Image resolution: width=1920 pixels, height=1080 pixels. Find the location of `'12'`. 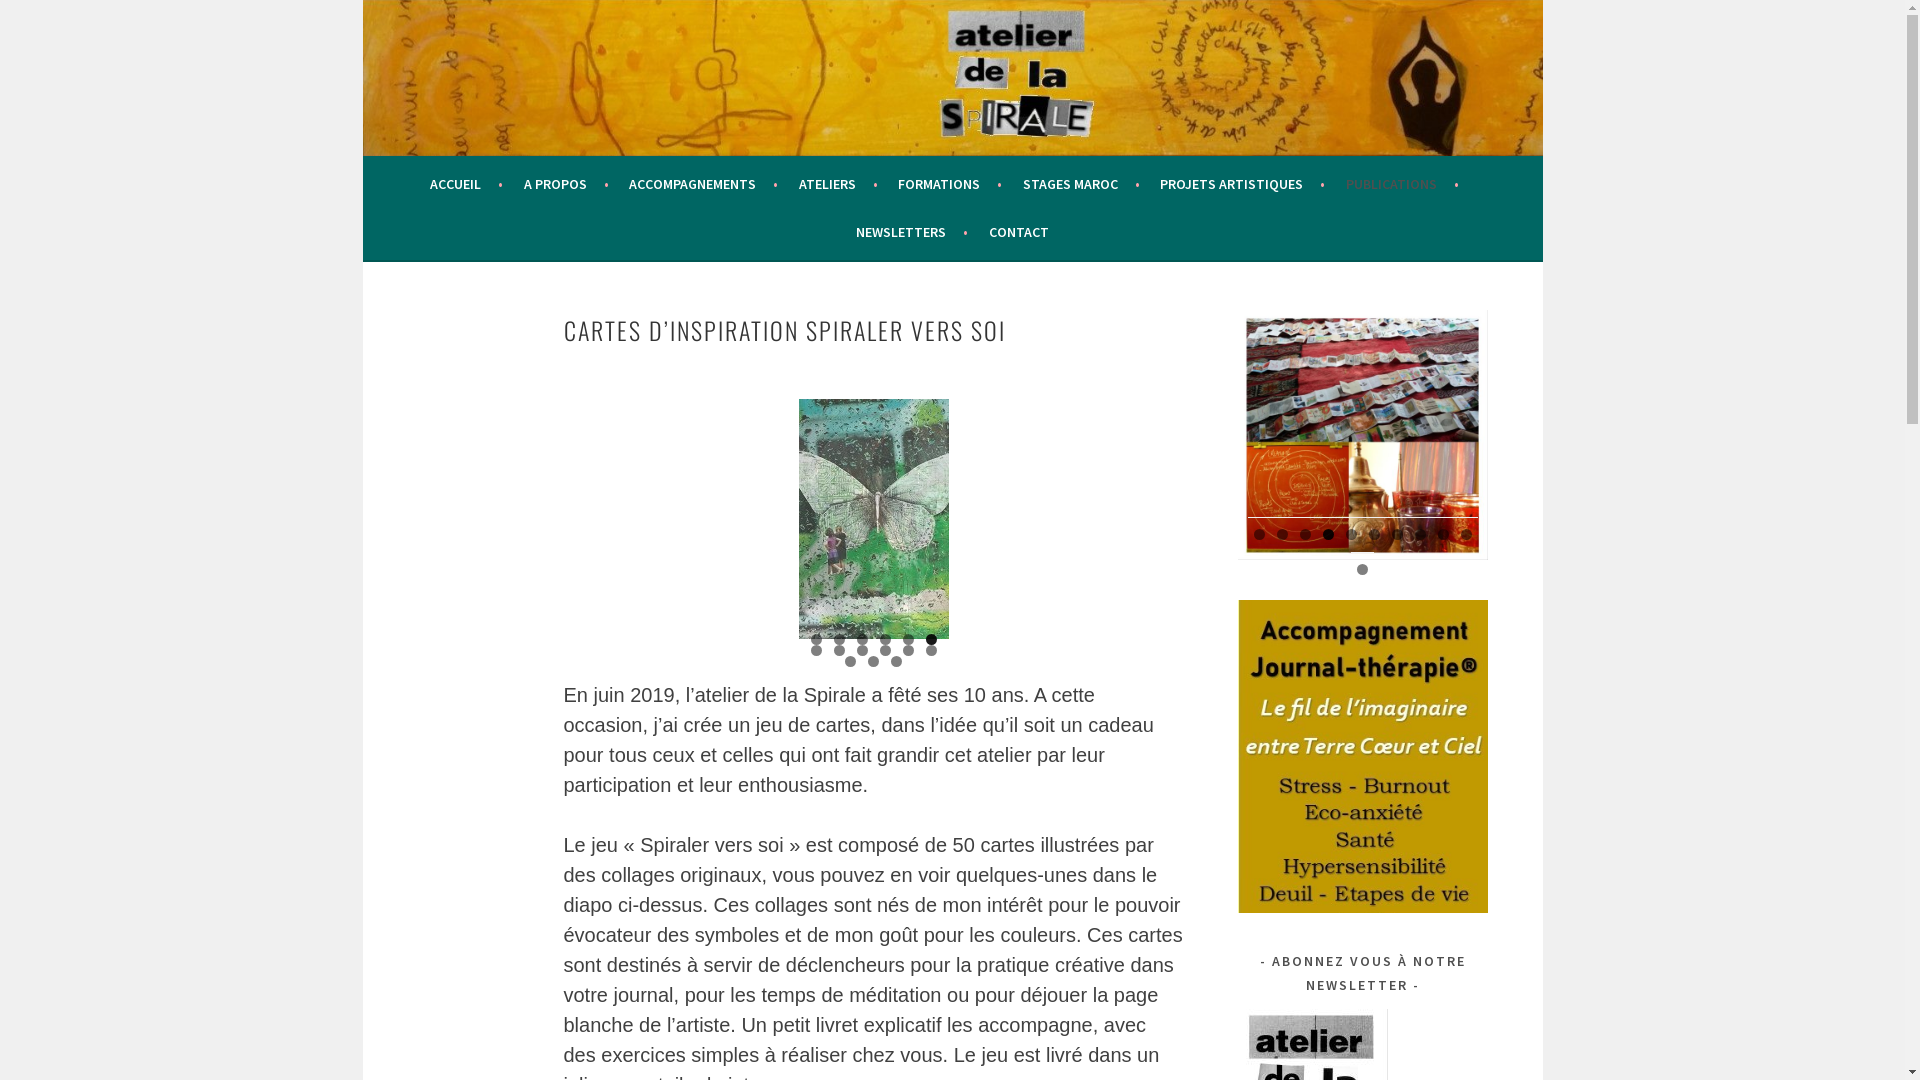

'12' is located at coordinates (930, 650).